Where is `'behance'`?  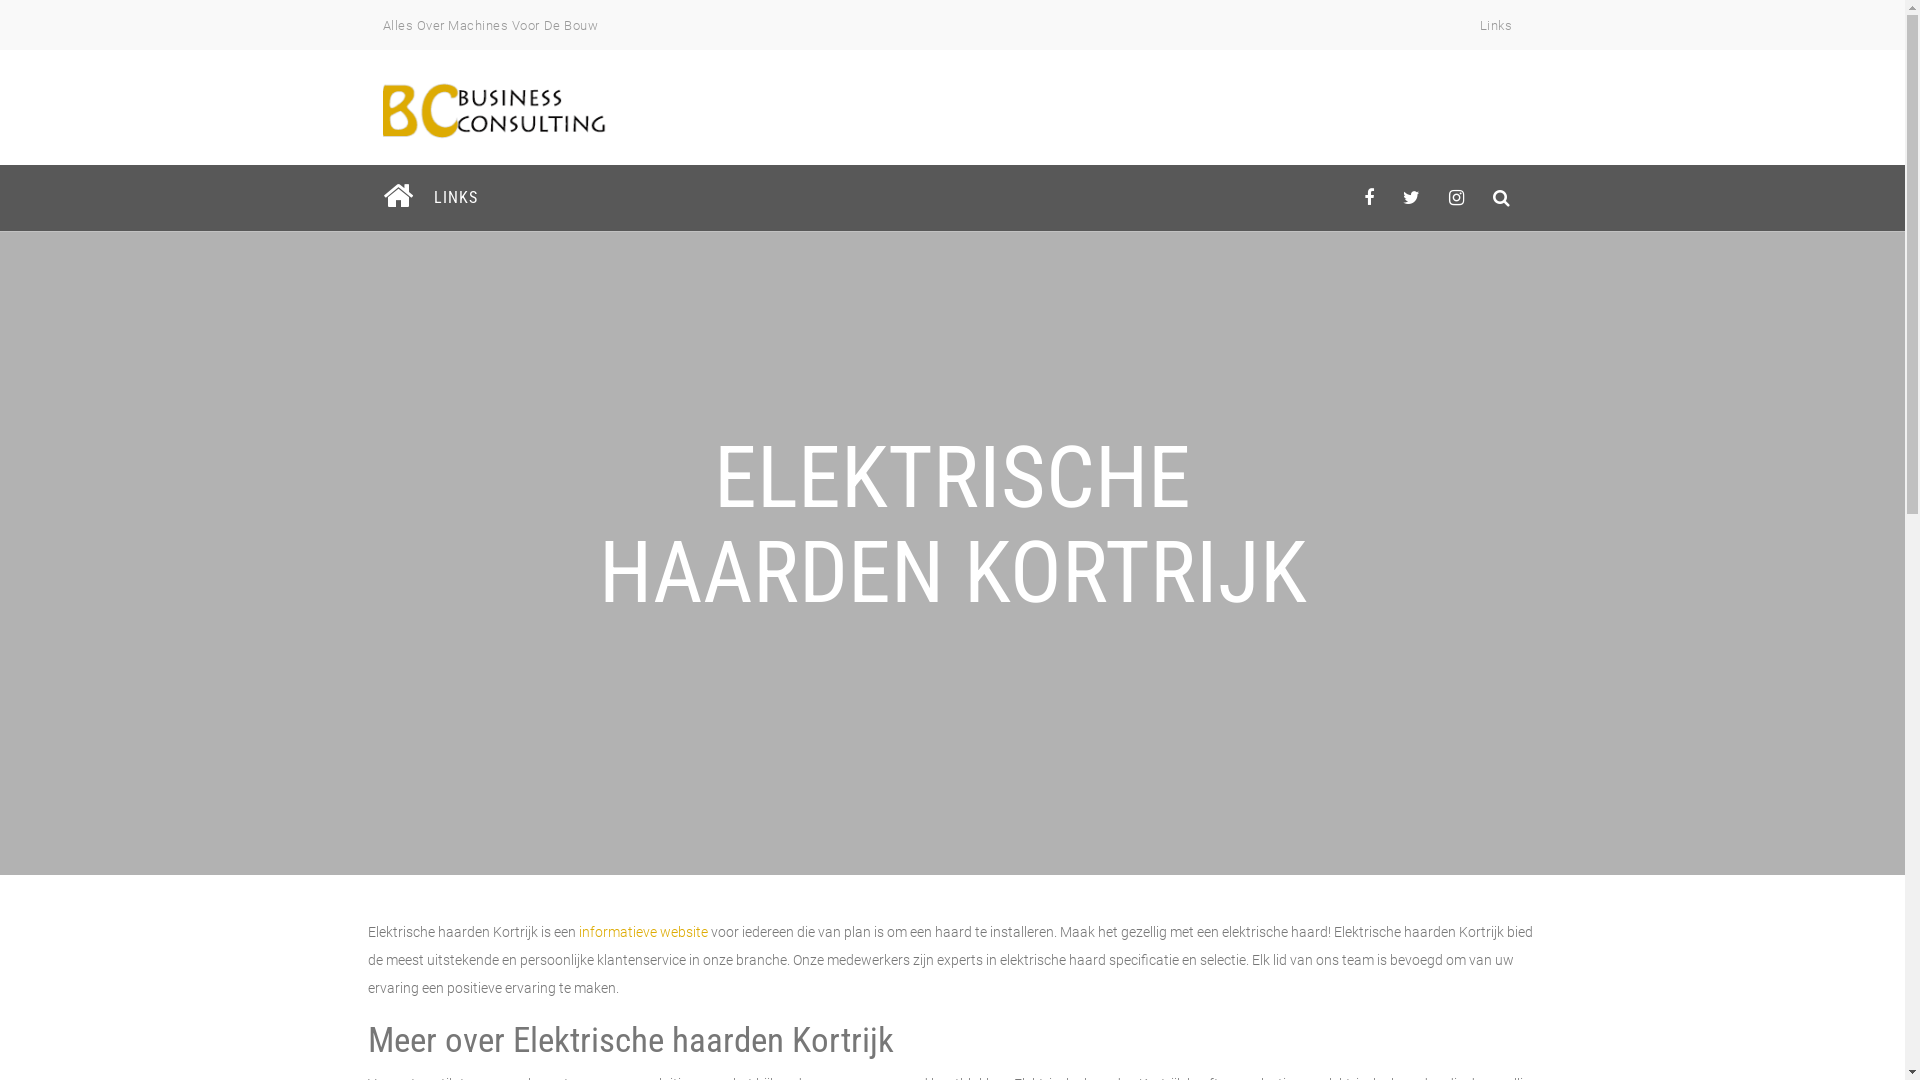
'behance' is located at coordinates (1479, 197).